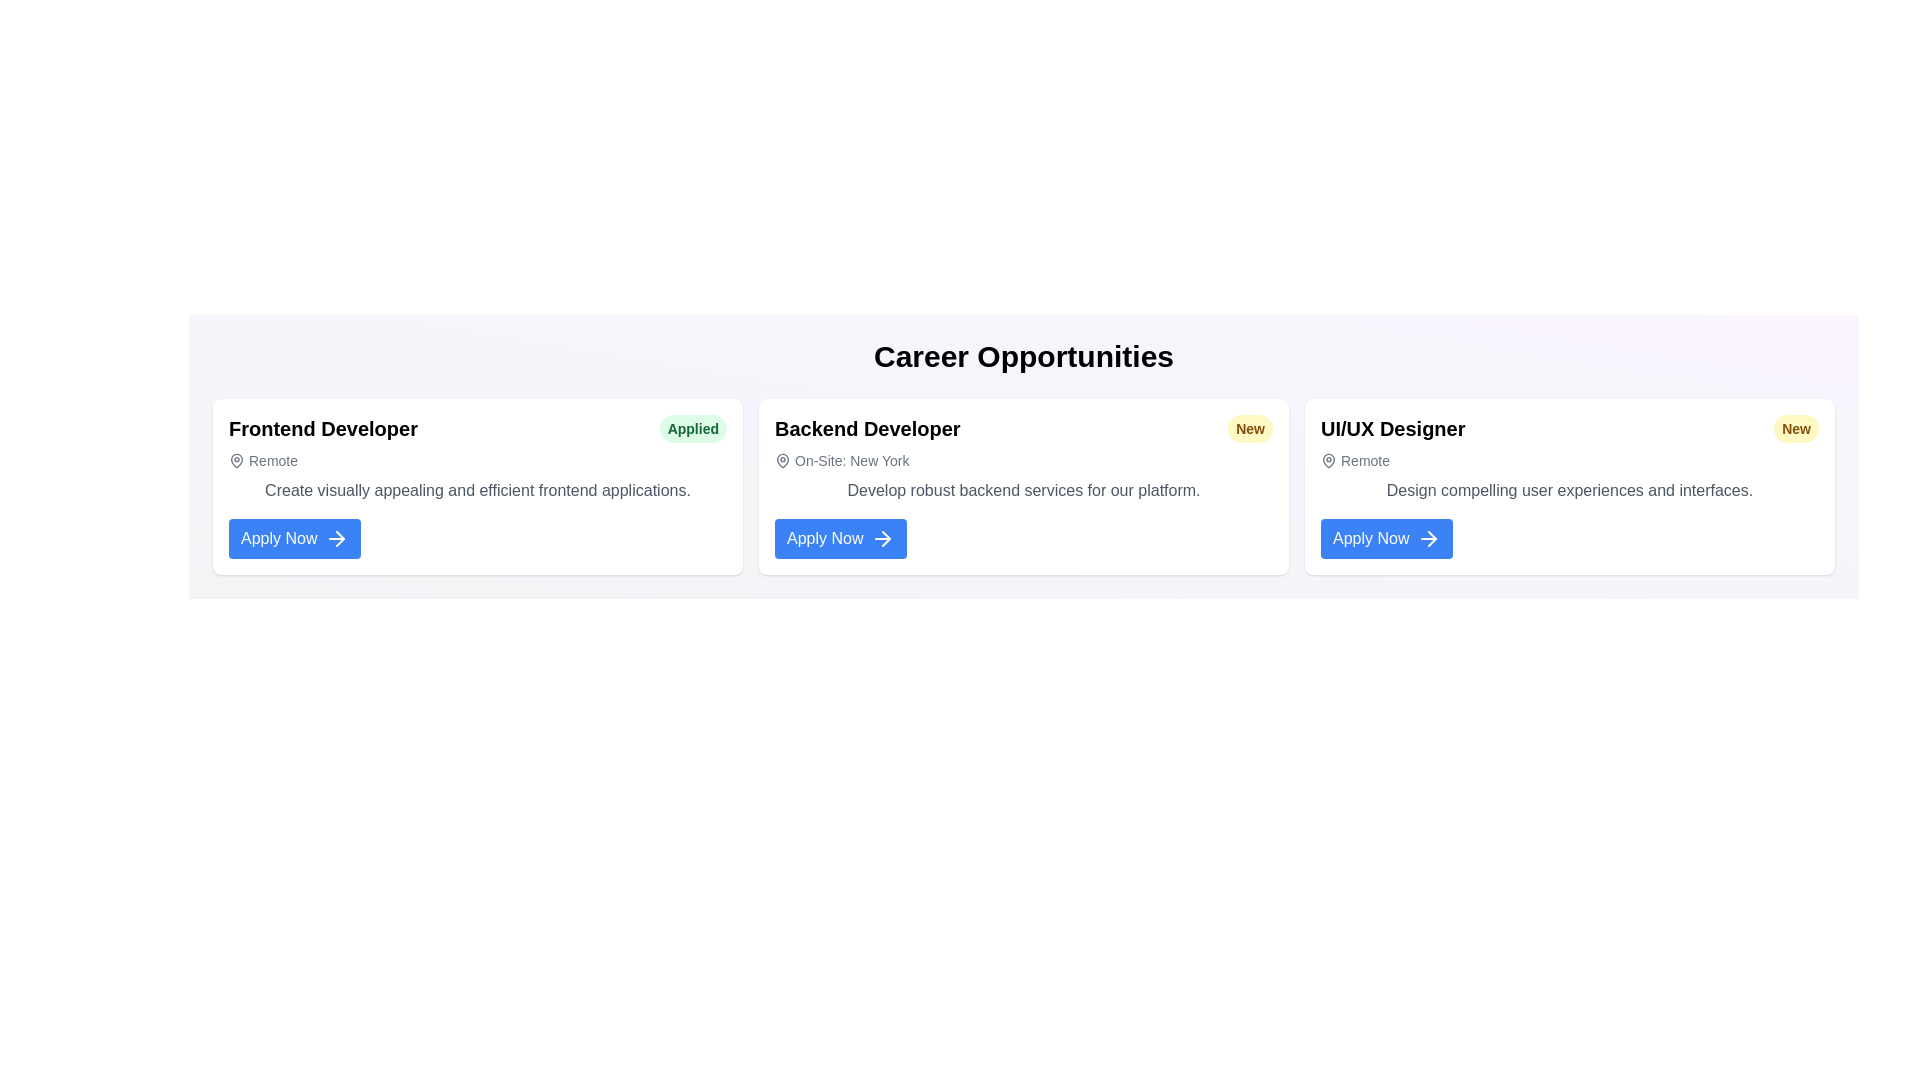 This screenshot has height=1080, width=1920. What do you see at coordinates (1796, 427) in the screenshot?
I see `the 'New' badge with a yellow background located at the top-right corner of the 'UI/UX Designer' card` at bounding box center [1796, 427].